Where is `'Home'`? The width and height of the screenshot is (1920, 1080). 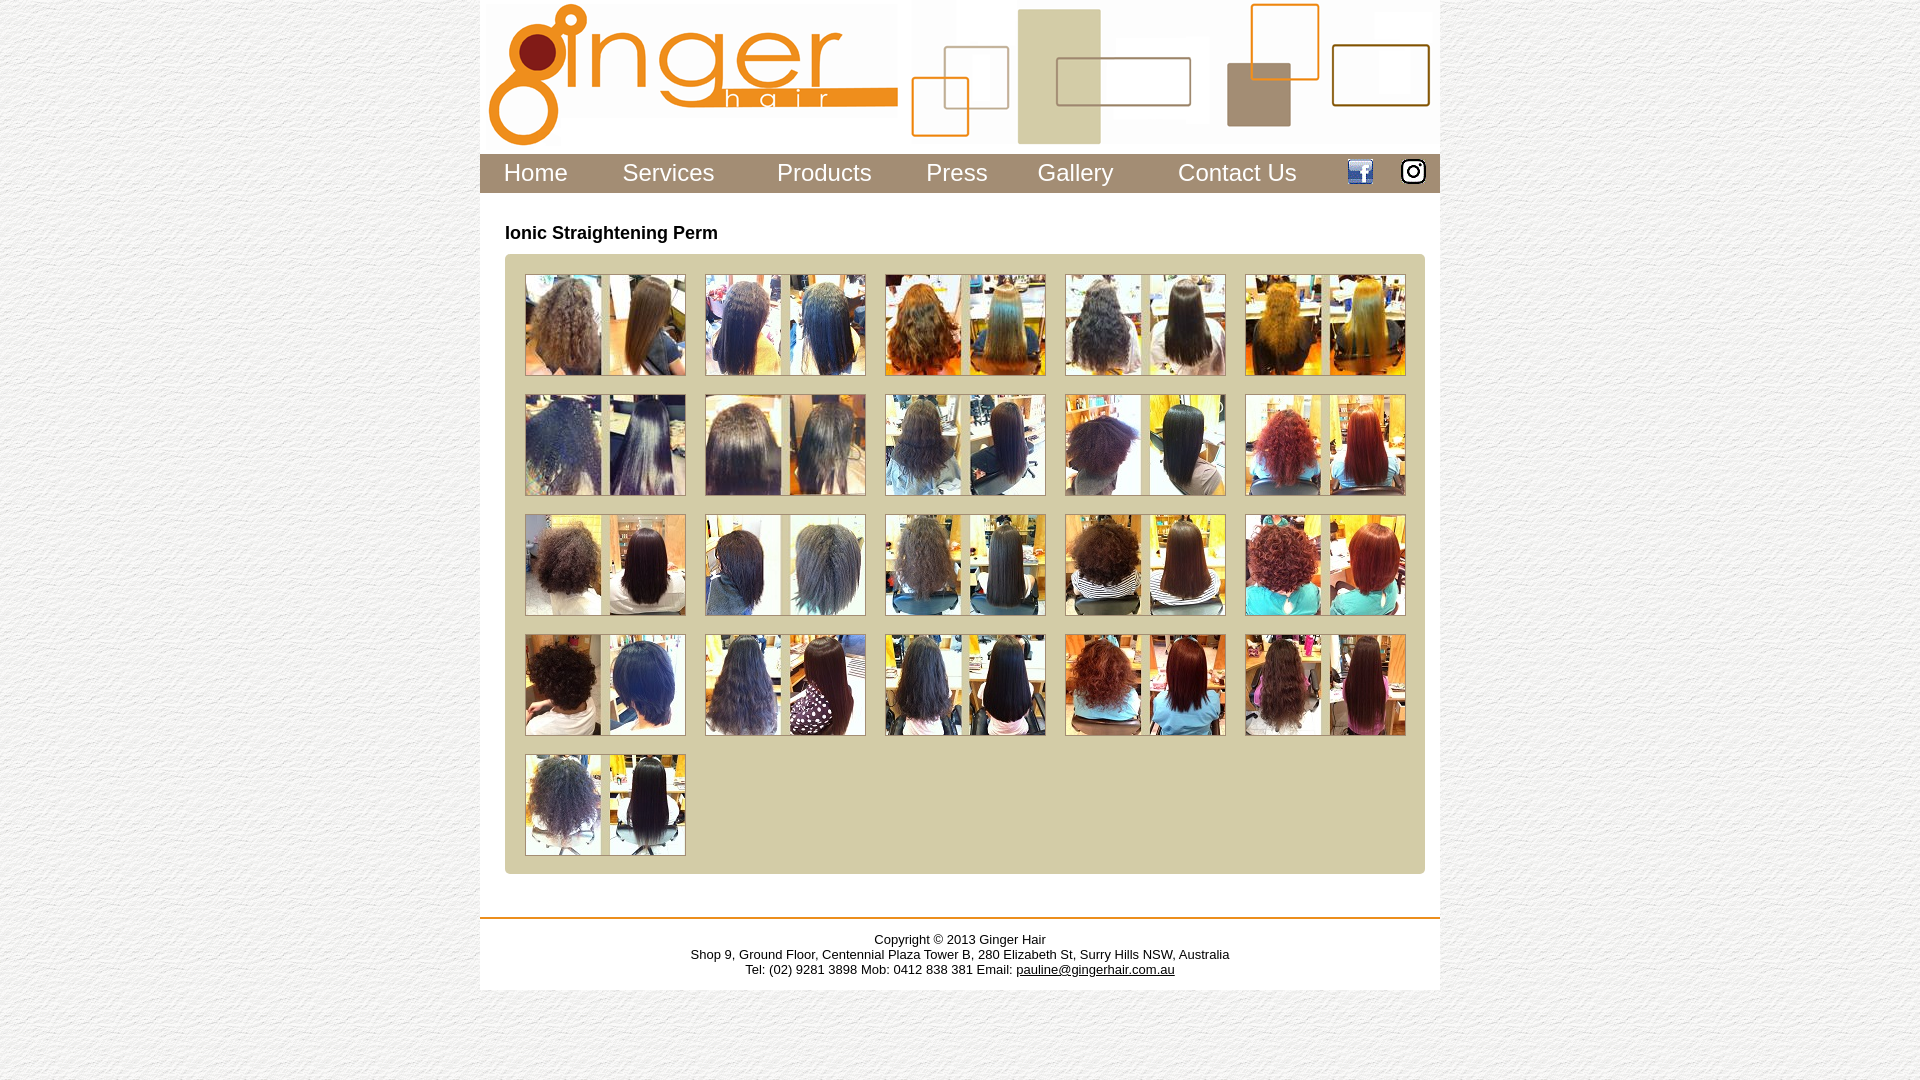
'Home' is located at coordinates (536, 171).